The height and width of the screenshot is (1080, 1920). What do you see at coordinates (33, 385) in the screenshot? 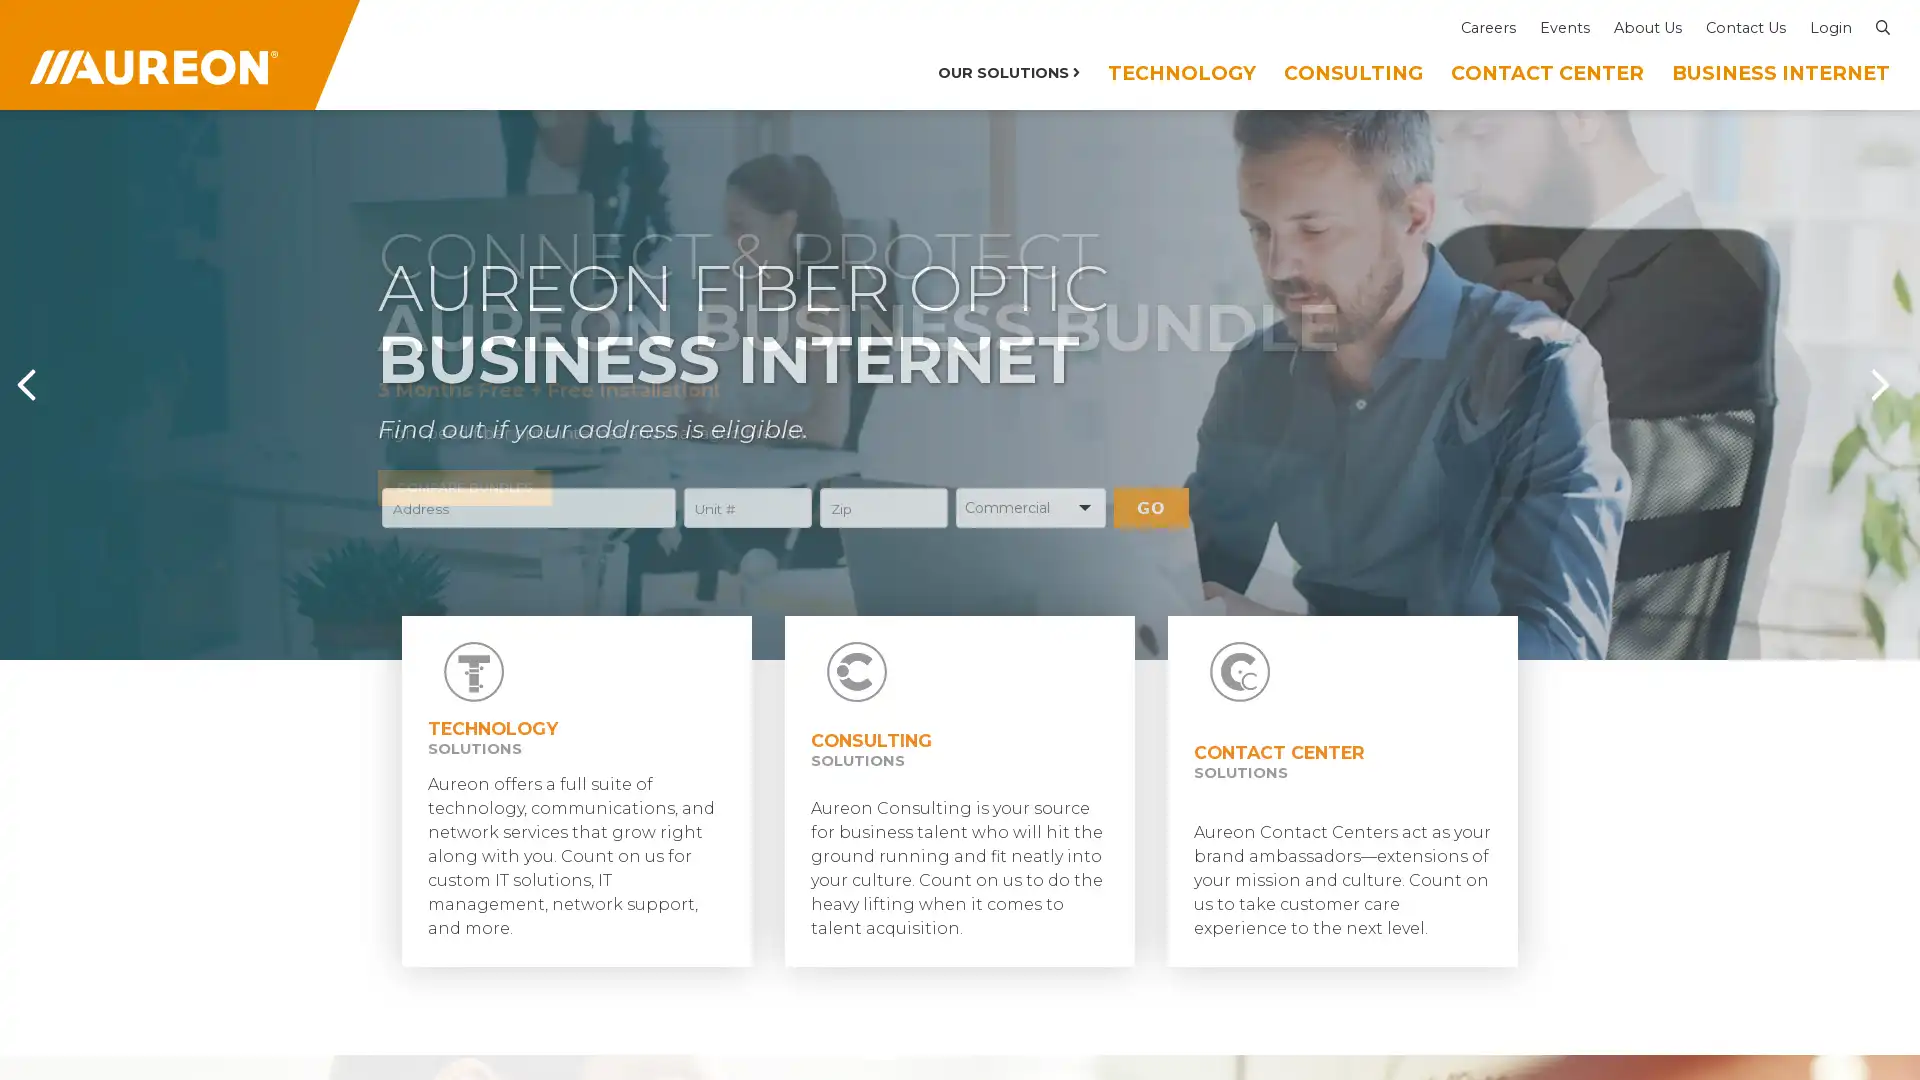
I see `Previous` at bounding box center [33, 385].